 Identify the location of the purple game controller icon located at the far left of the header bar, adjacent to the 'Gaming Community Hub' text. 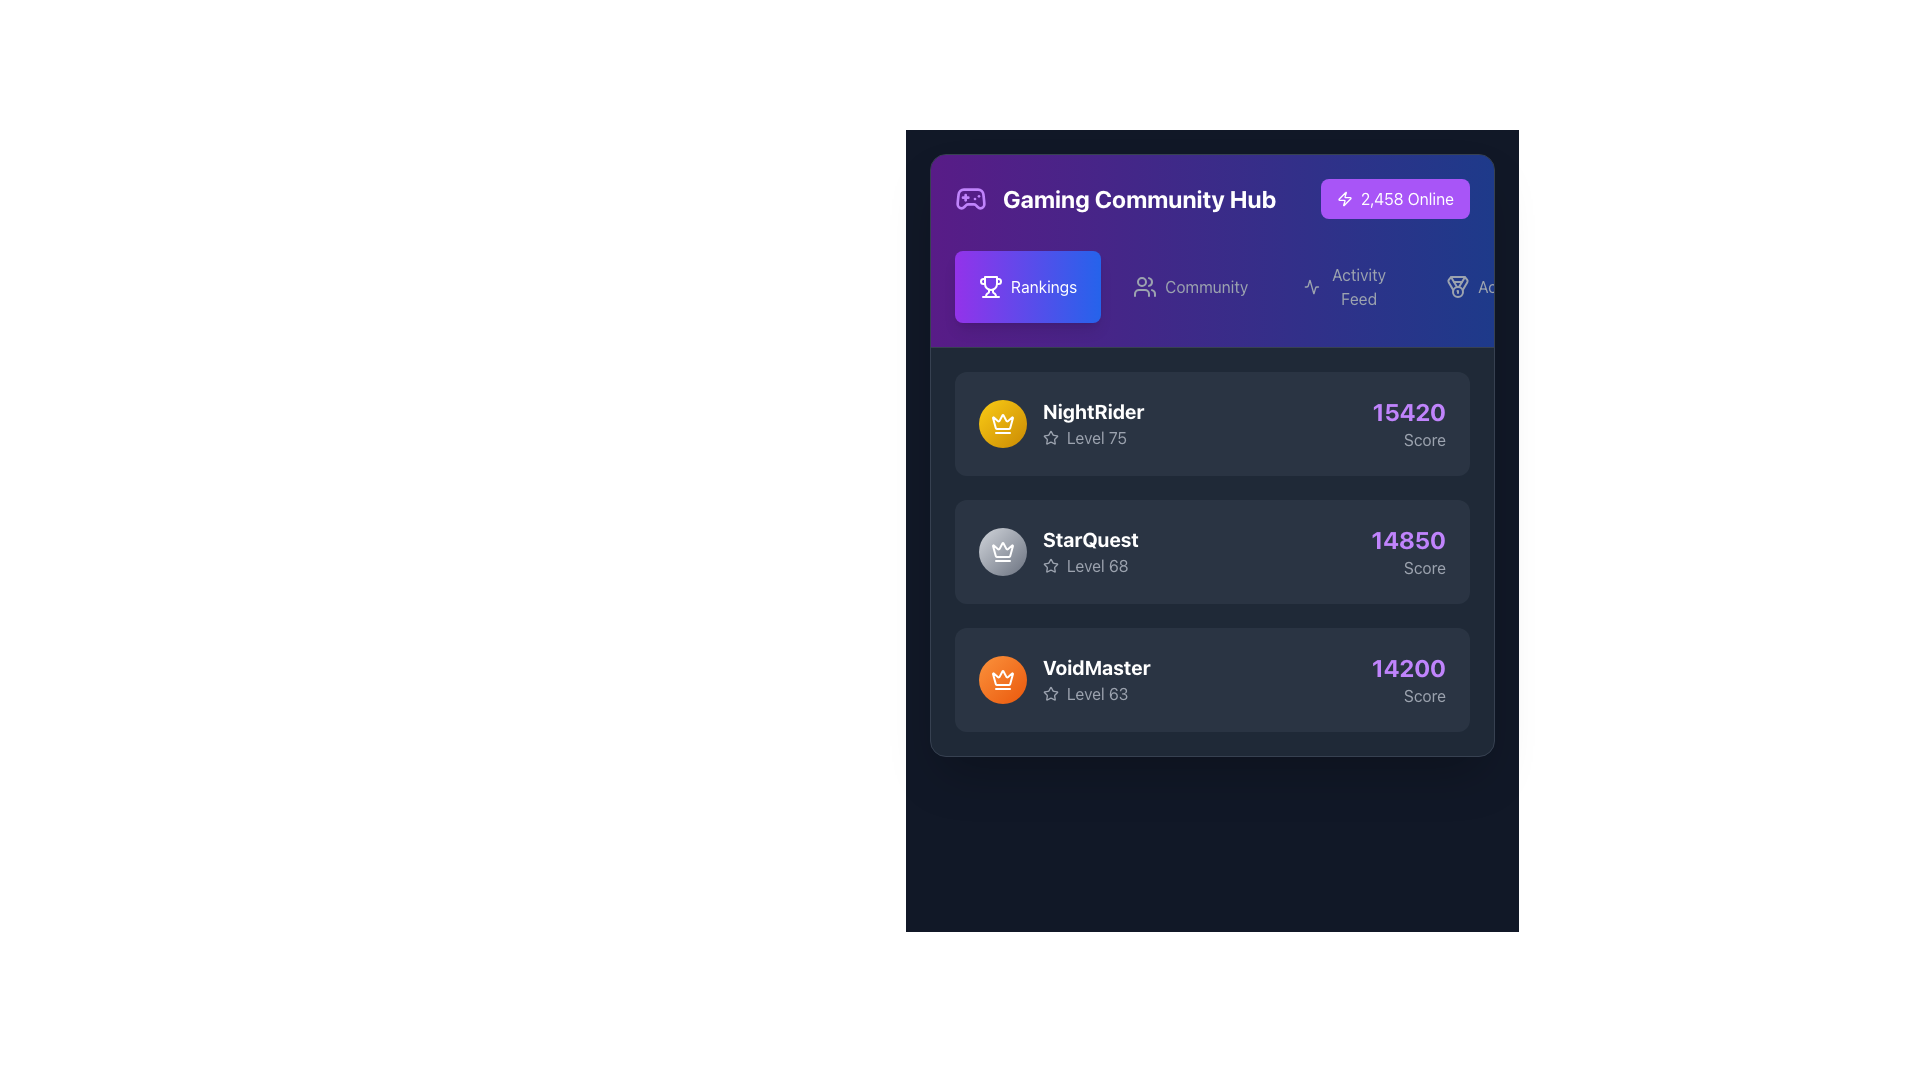
(970, 199).